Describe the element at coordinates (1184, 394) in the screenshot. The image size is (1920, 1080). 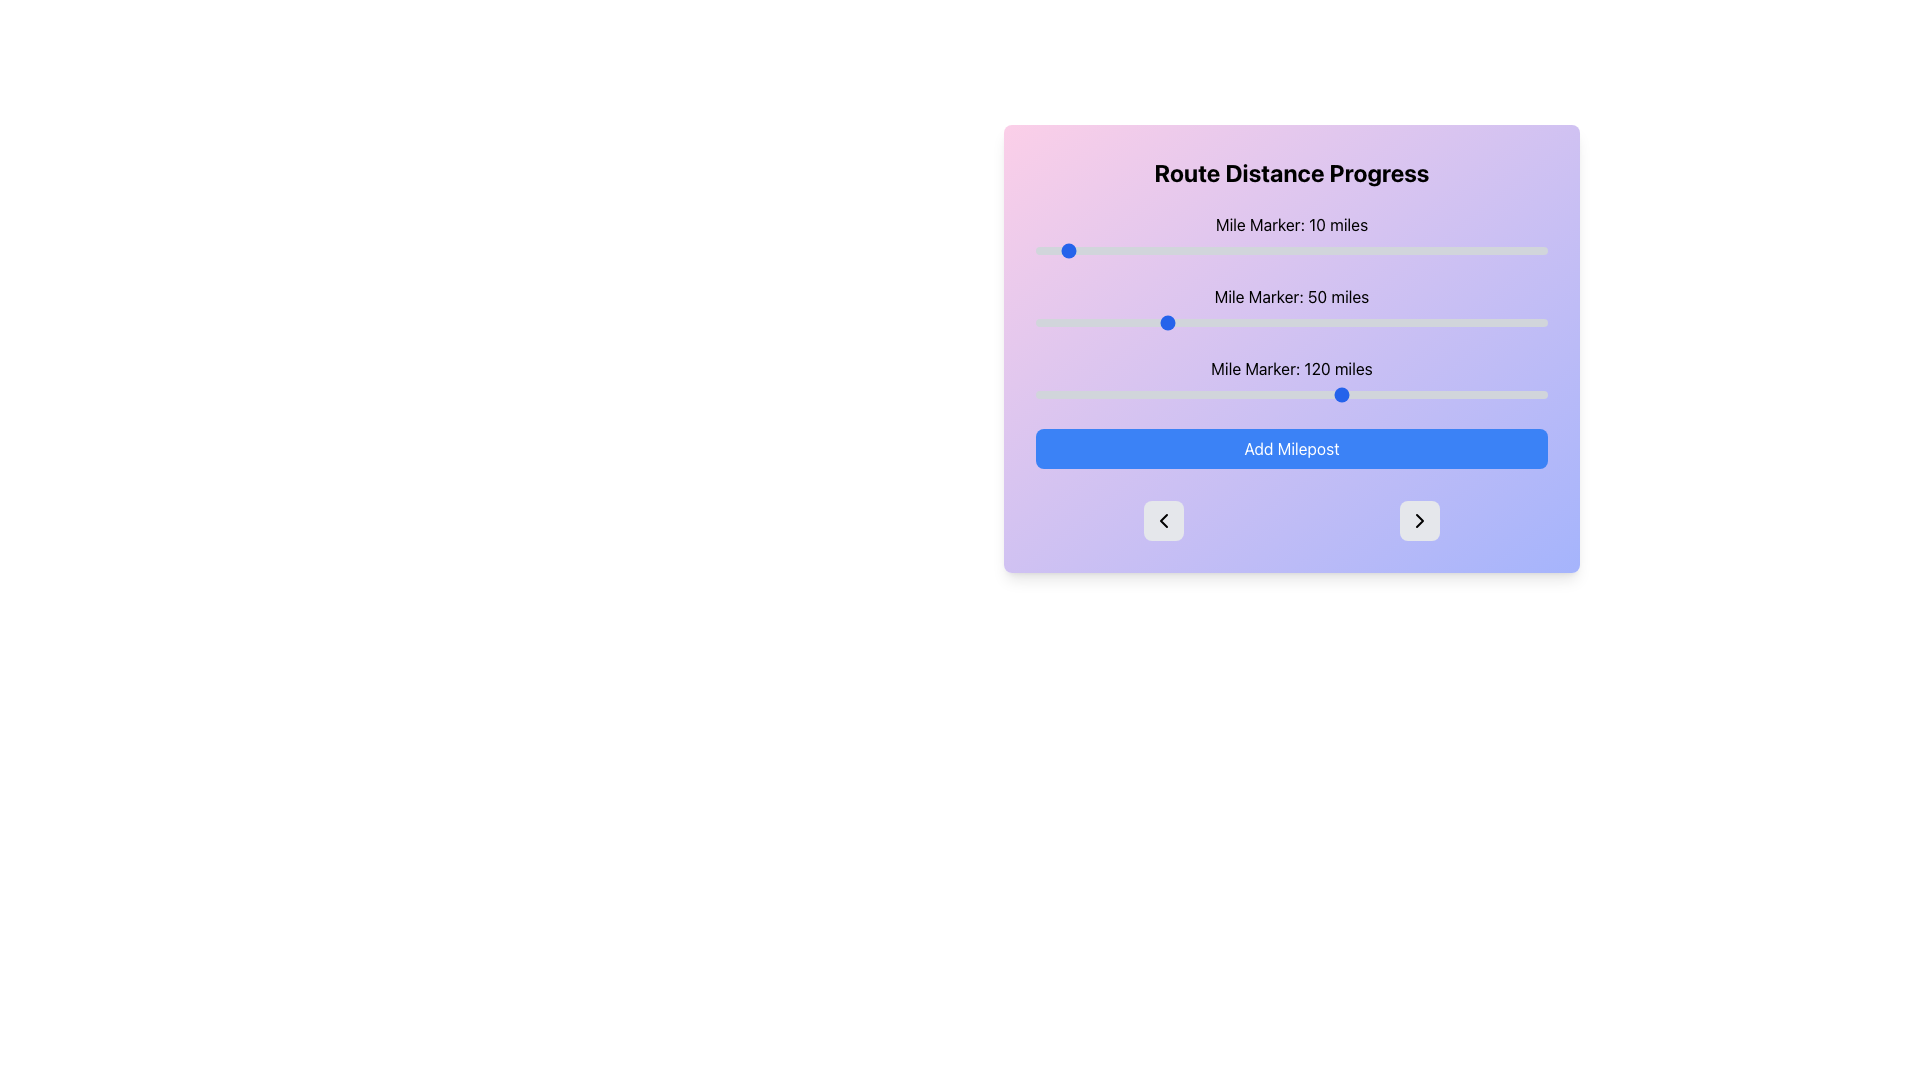
I see `the mile marker` at that location.